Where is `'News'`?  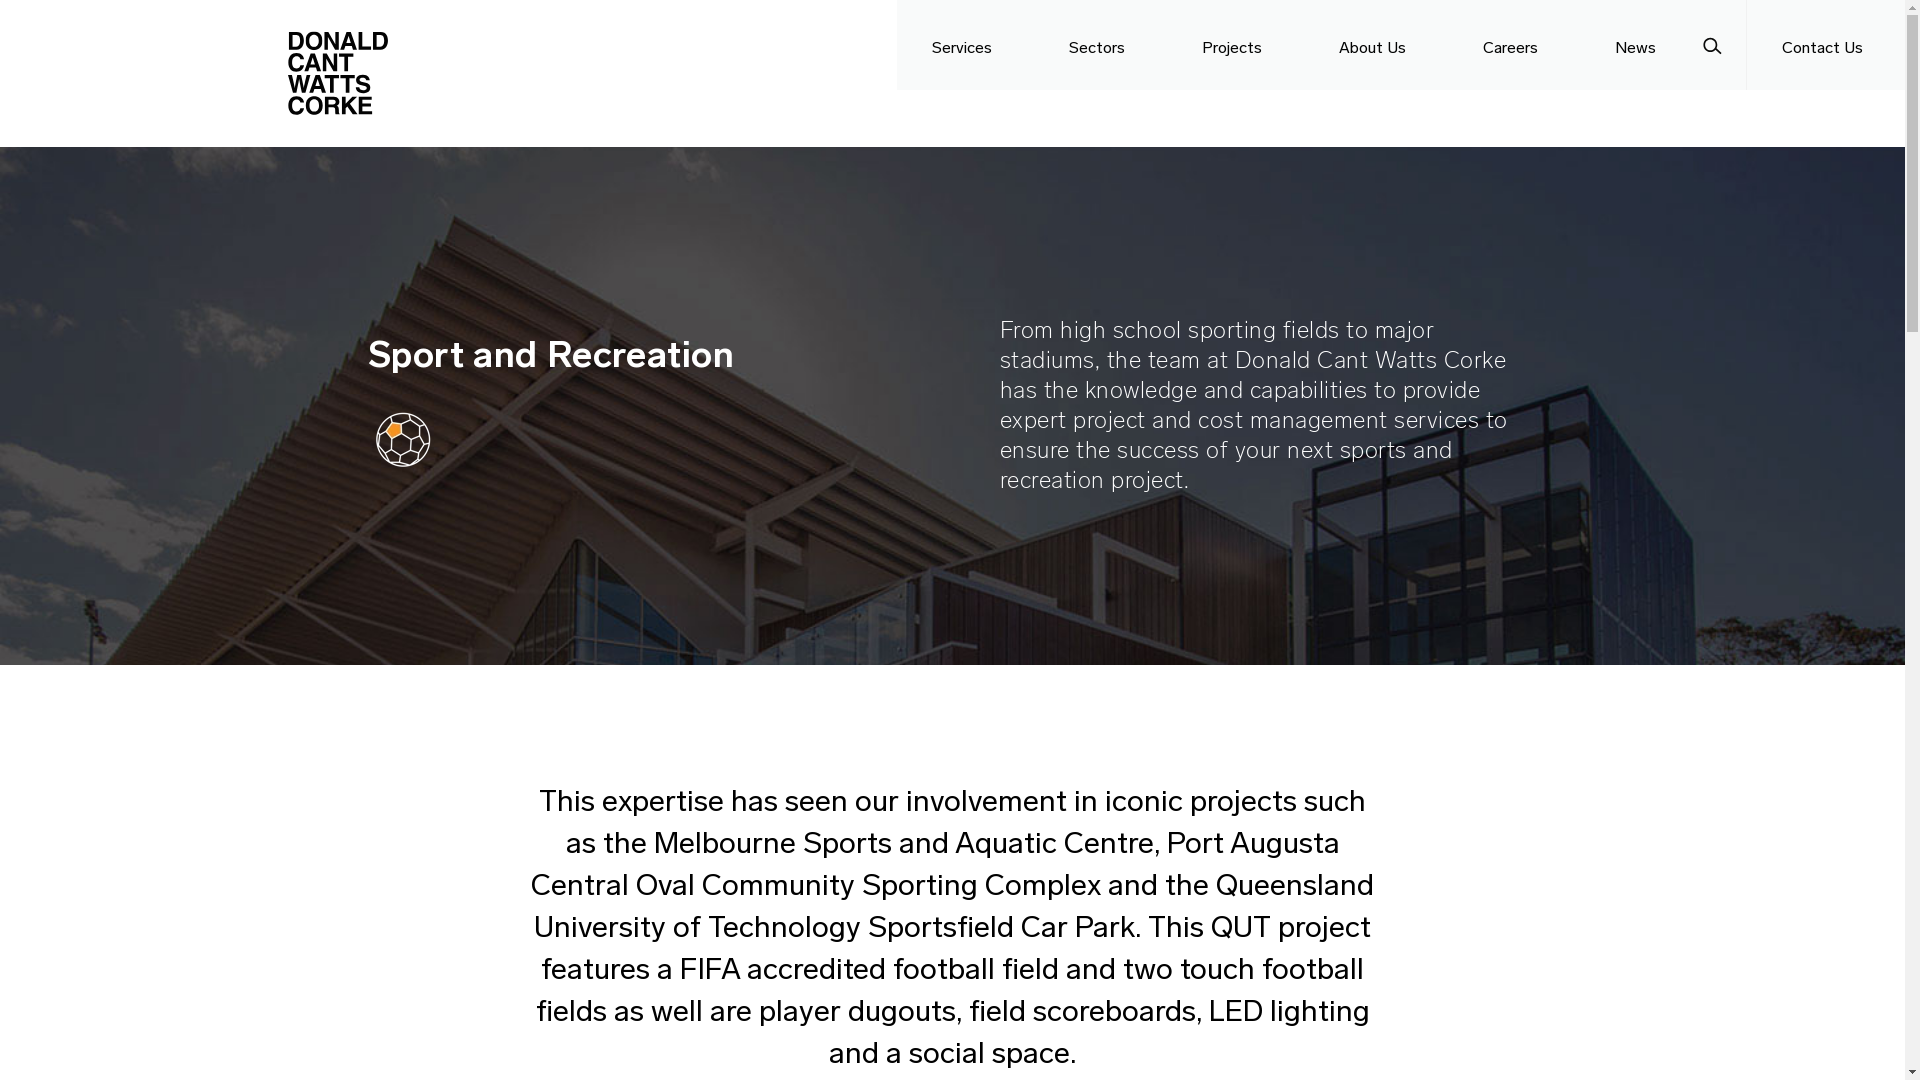 'News' is located at coordinates (1578, 45).